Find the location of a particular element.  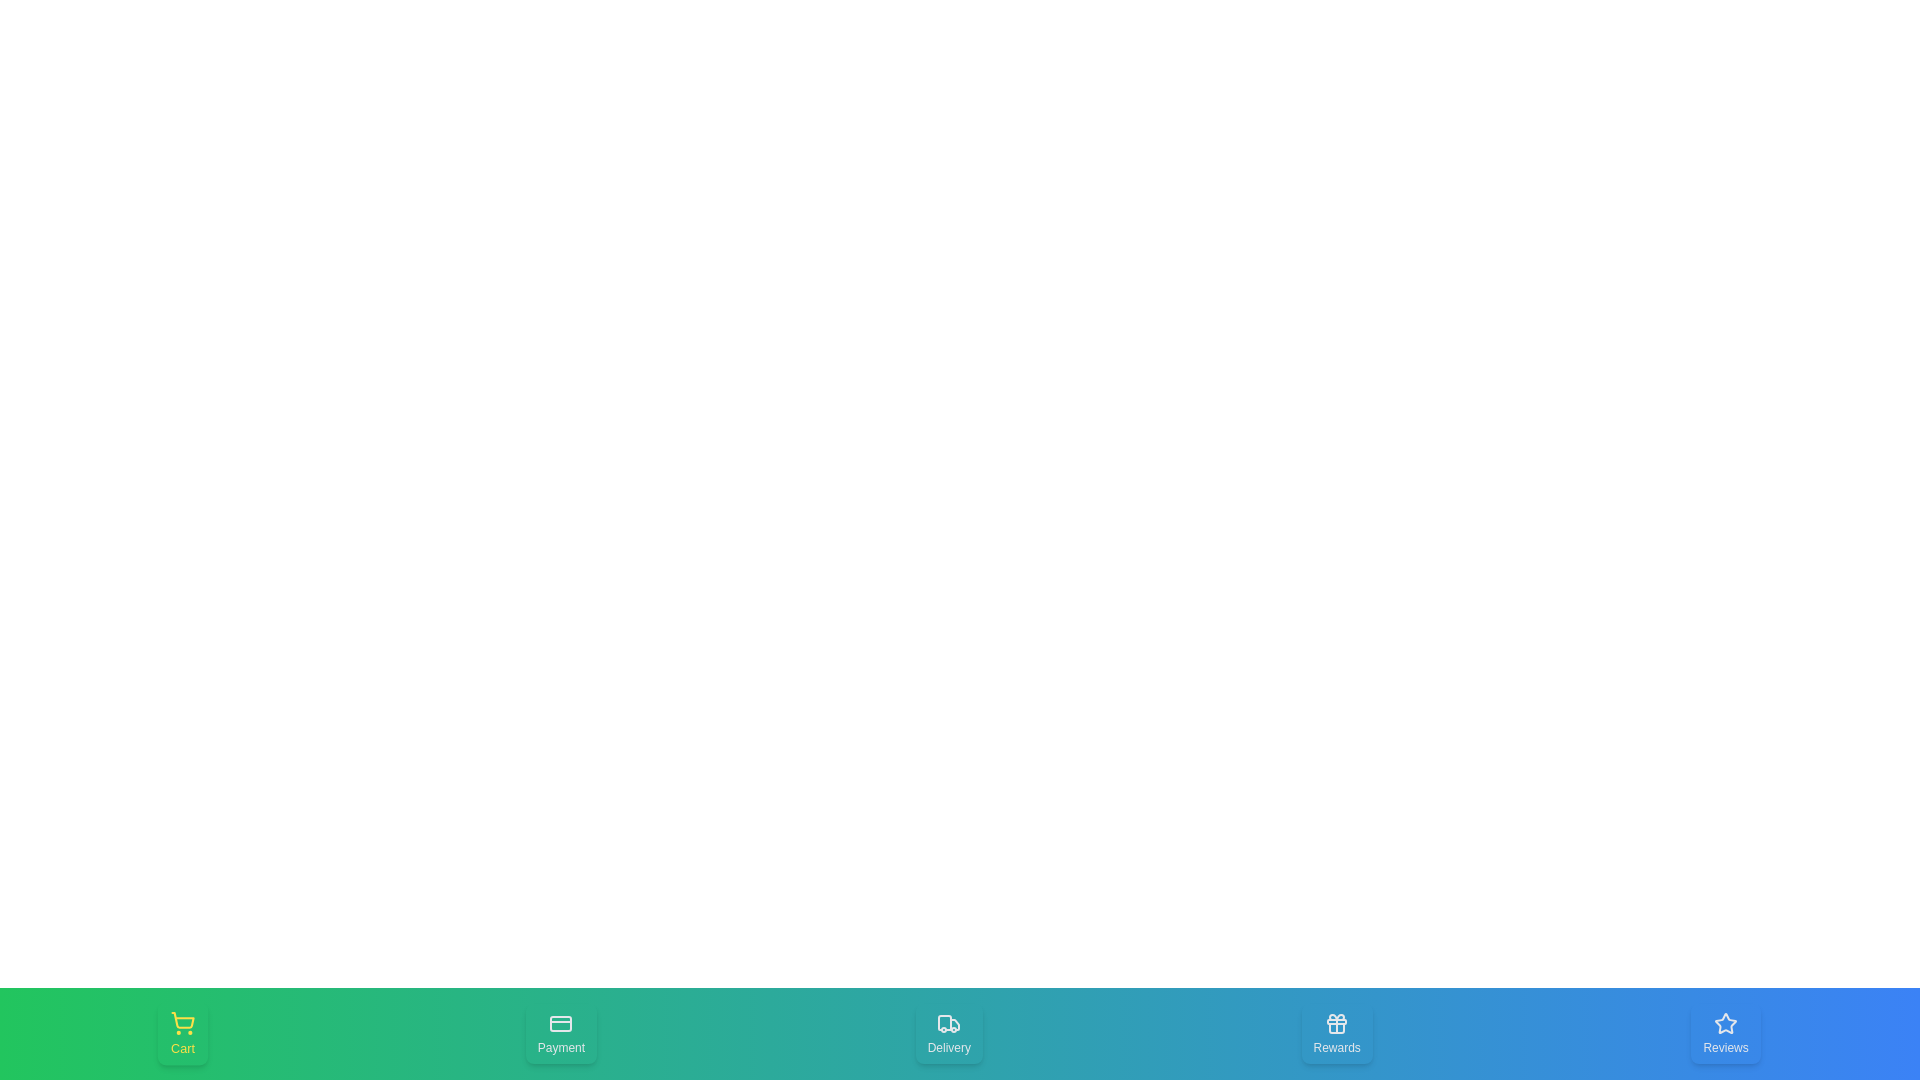

the Reviews tab in the bottom navigation bar is located at coordinates (1725, 1033).